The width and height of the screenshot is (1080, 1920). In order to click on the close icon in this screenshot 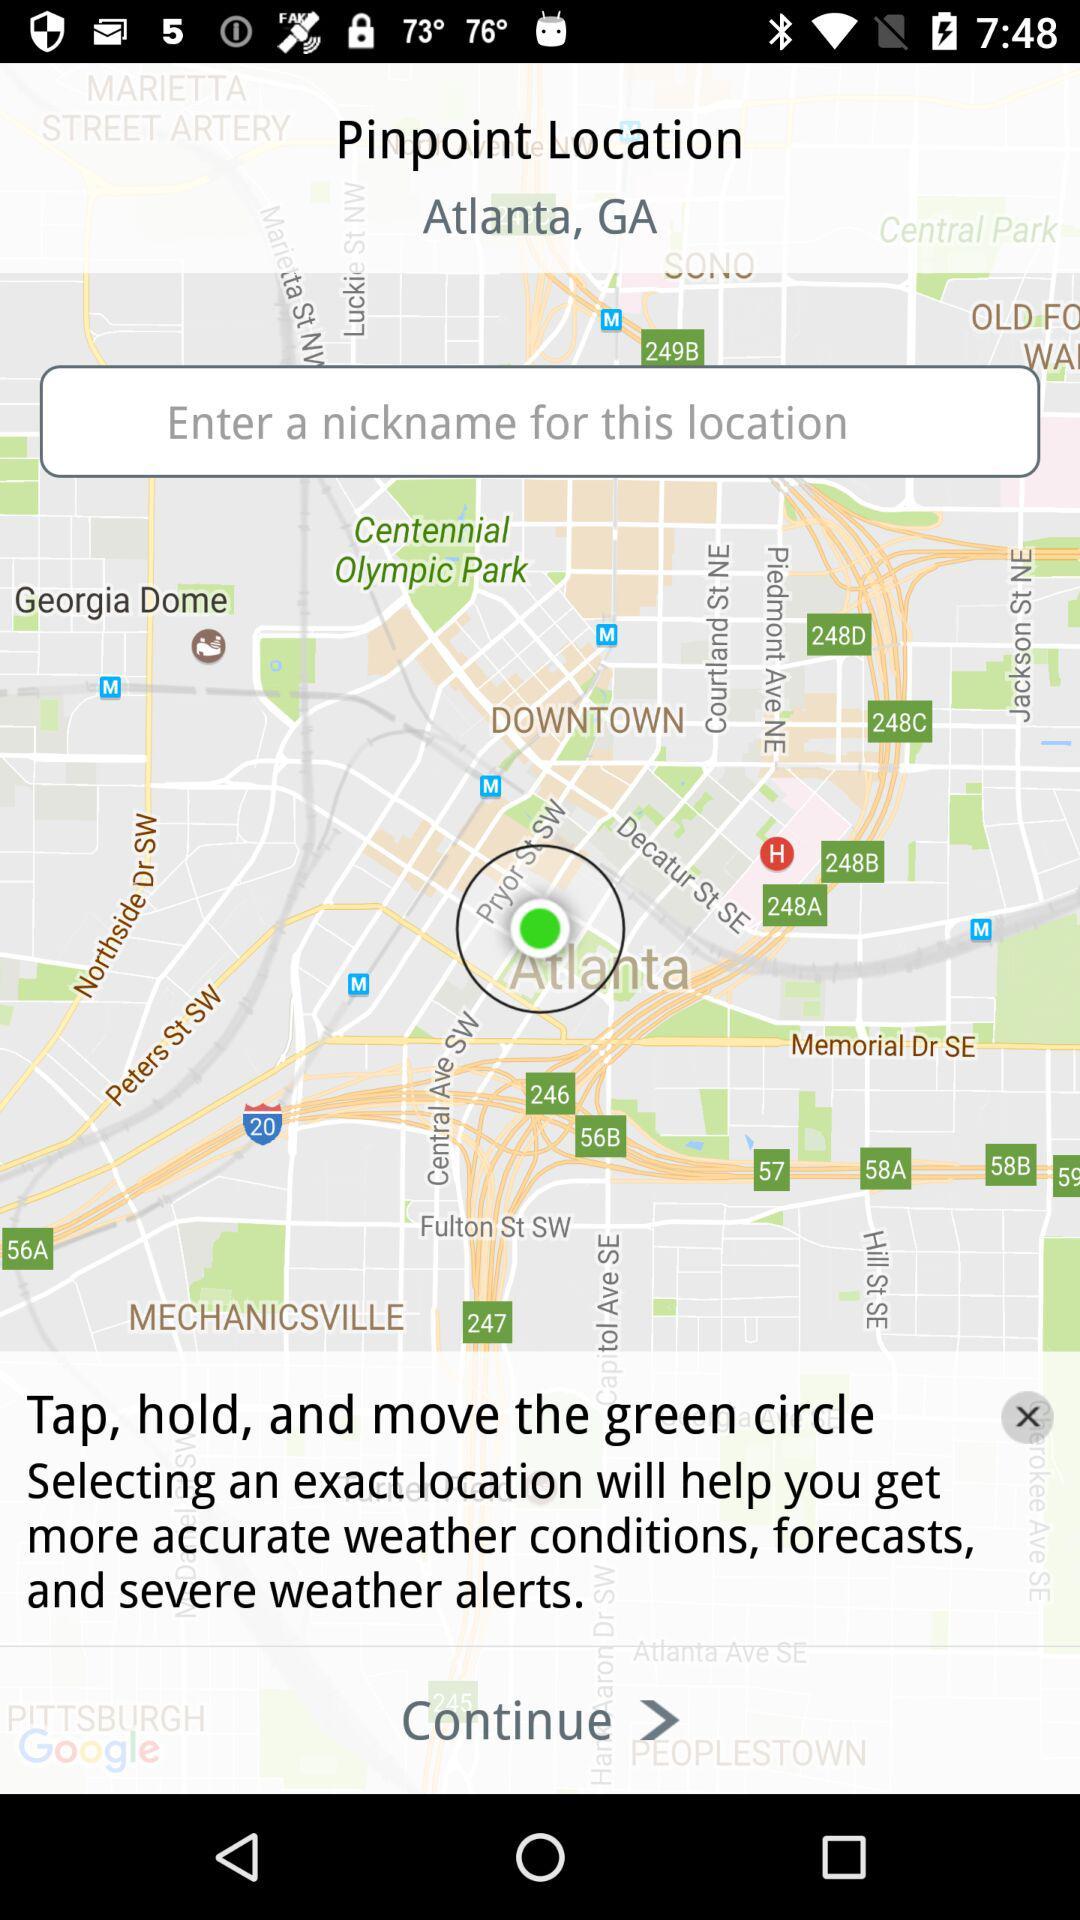, I will do `click(1027, 1416)`.